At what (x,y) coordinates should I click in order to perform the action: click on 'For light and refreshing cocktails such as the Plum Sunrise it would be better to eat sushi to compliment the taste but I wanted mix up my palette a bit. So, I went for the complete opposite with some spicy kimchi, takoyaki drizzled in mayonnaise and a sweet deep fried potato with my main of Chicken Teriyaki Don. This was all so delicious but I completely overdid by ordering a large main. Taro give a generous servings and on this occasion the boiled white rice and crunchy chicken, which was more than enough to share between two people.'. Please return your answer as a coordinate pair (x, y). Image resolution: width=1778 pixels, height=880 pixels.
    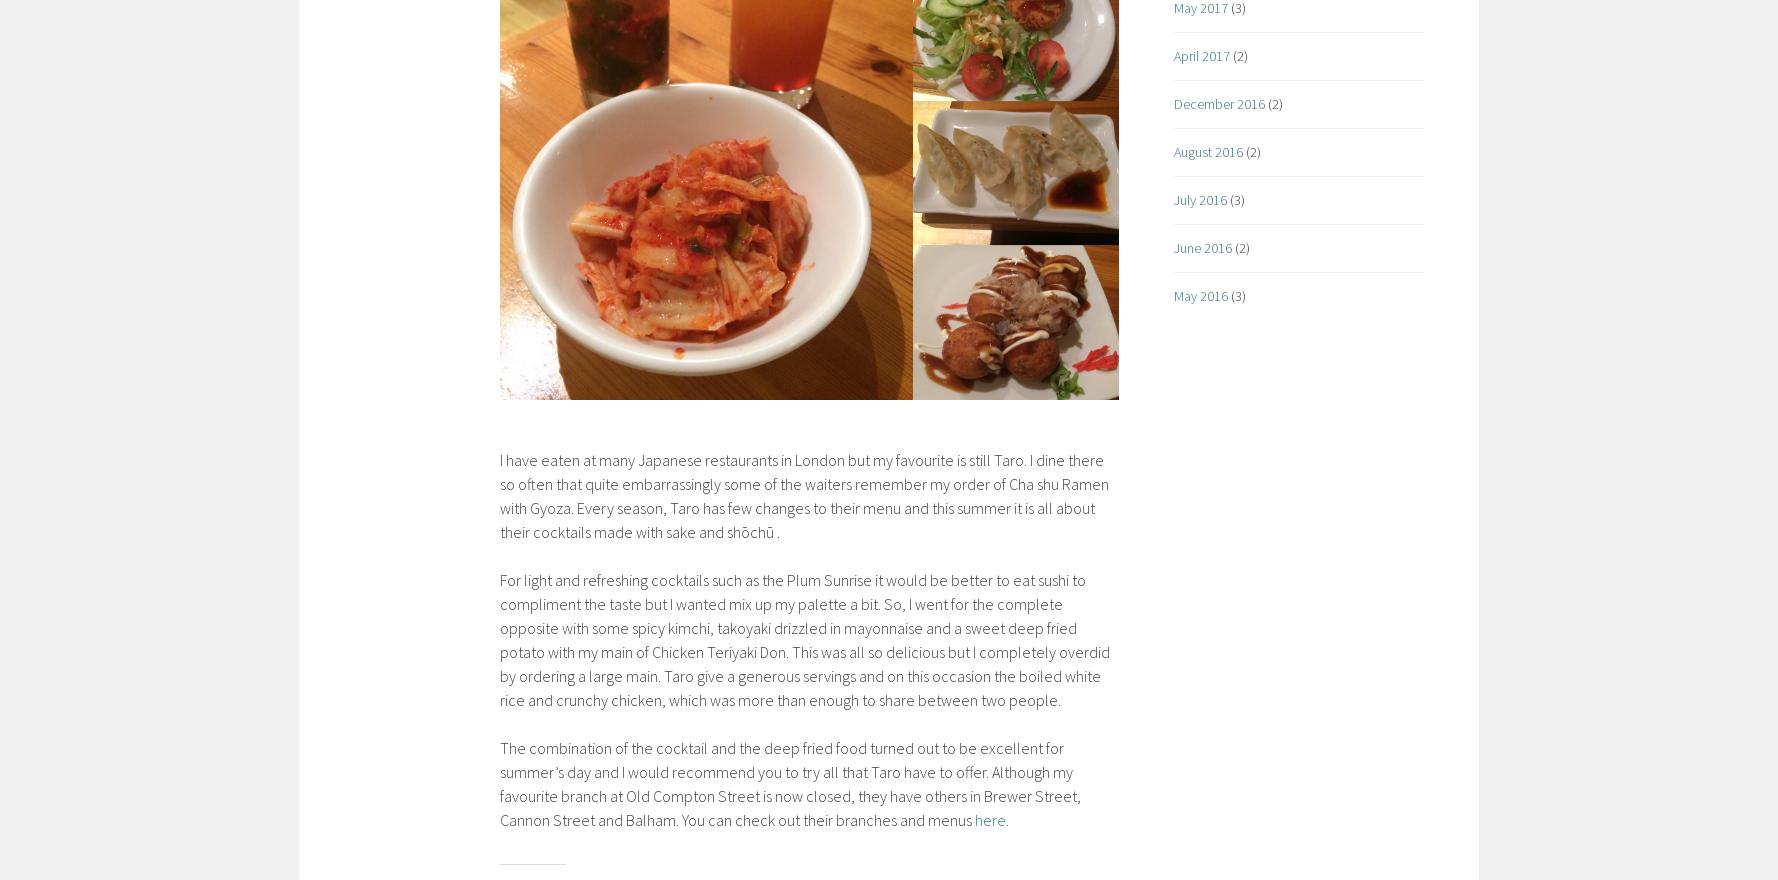
    Looking at the image, I should click on (805, 638).